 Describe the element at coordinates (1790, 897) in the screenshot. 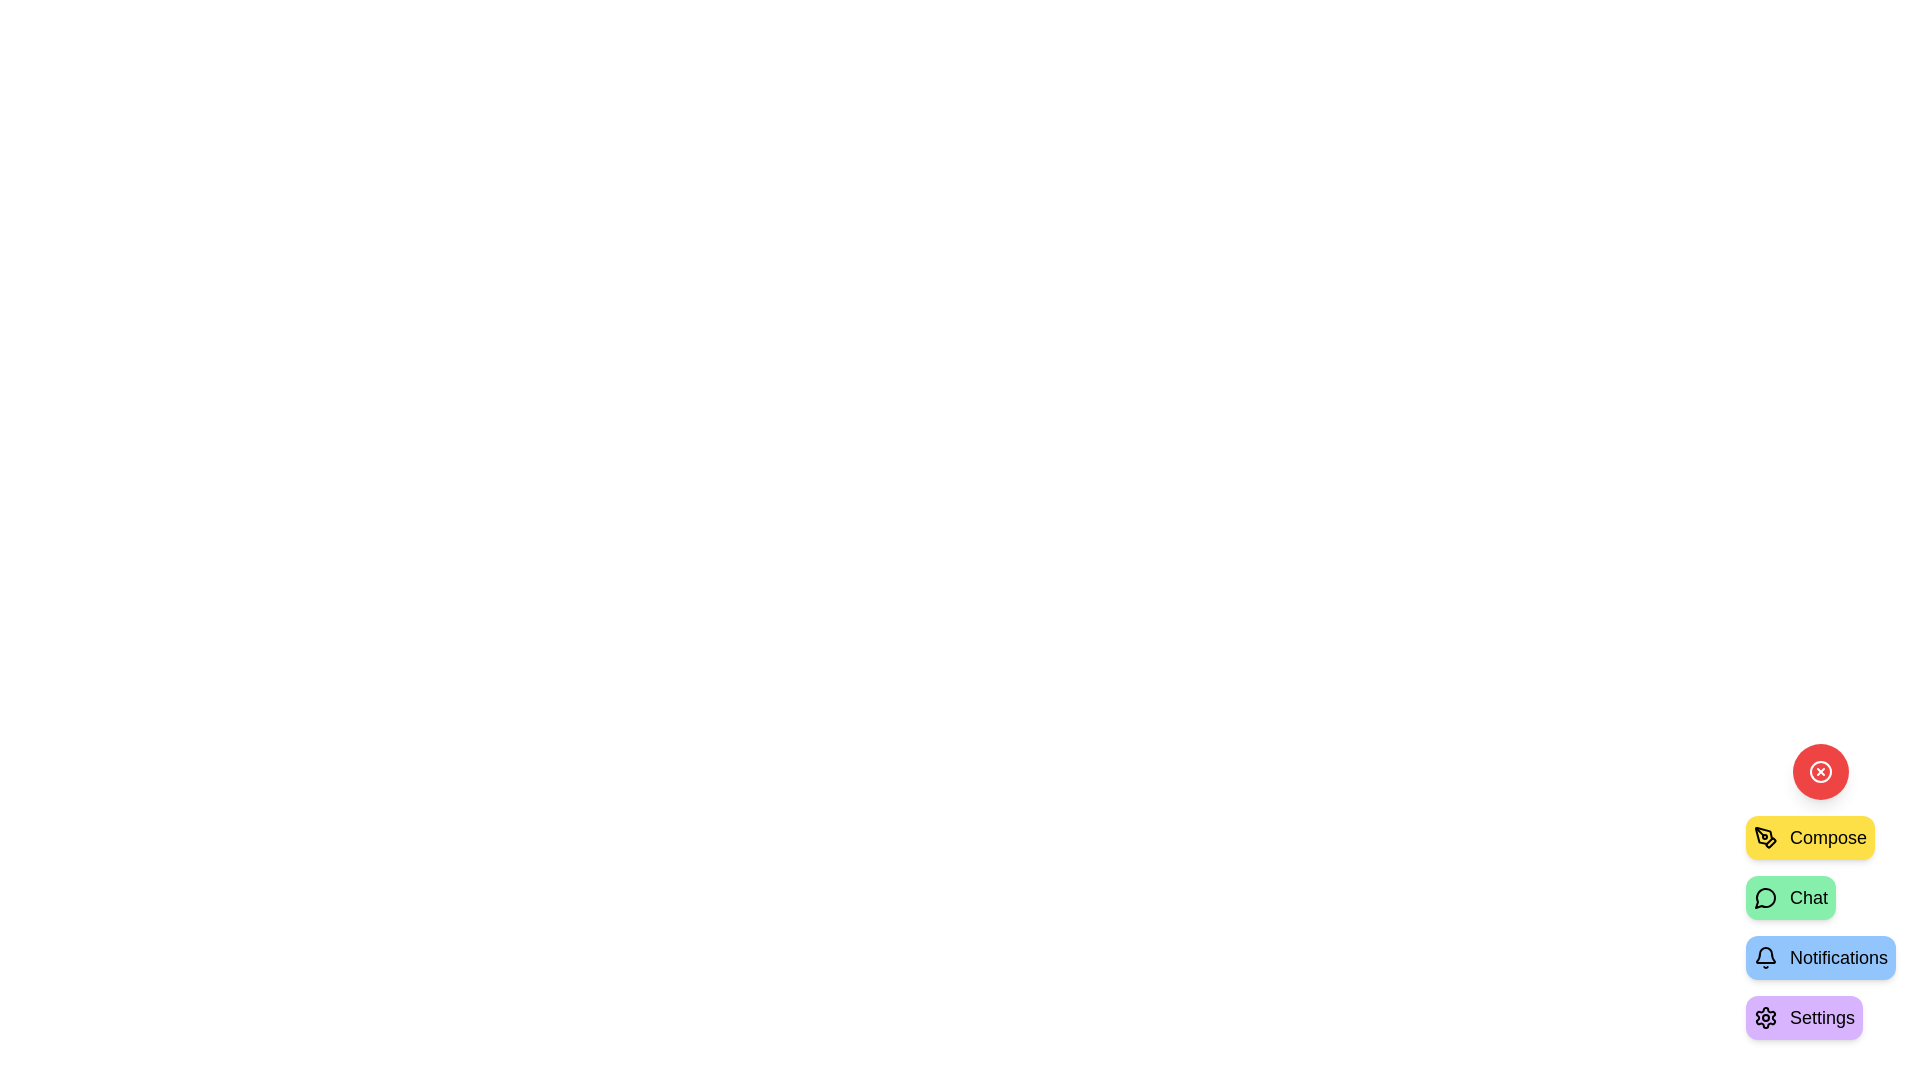

I see `the 'Chat' button in the speed dial menu` at that location.